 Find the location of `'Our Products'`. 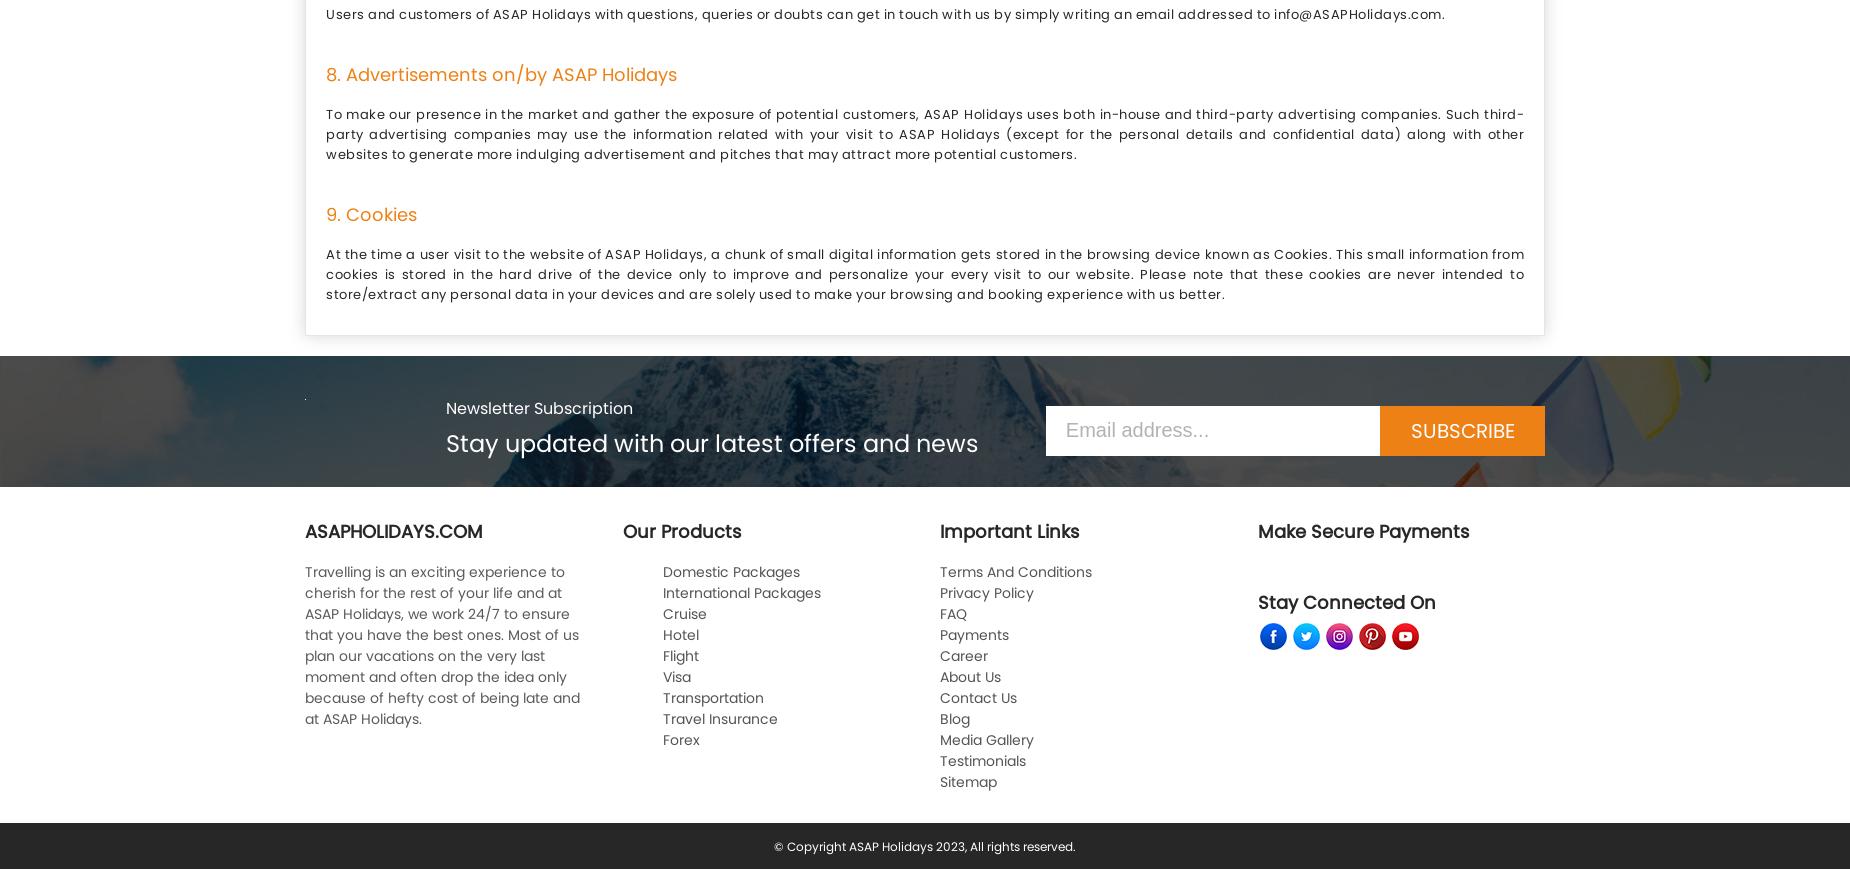

'Our Products' is located at coordinates (680, 530).